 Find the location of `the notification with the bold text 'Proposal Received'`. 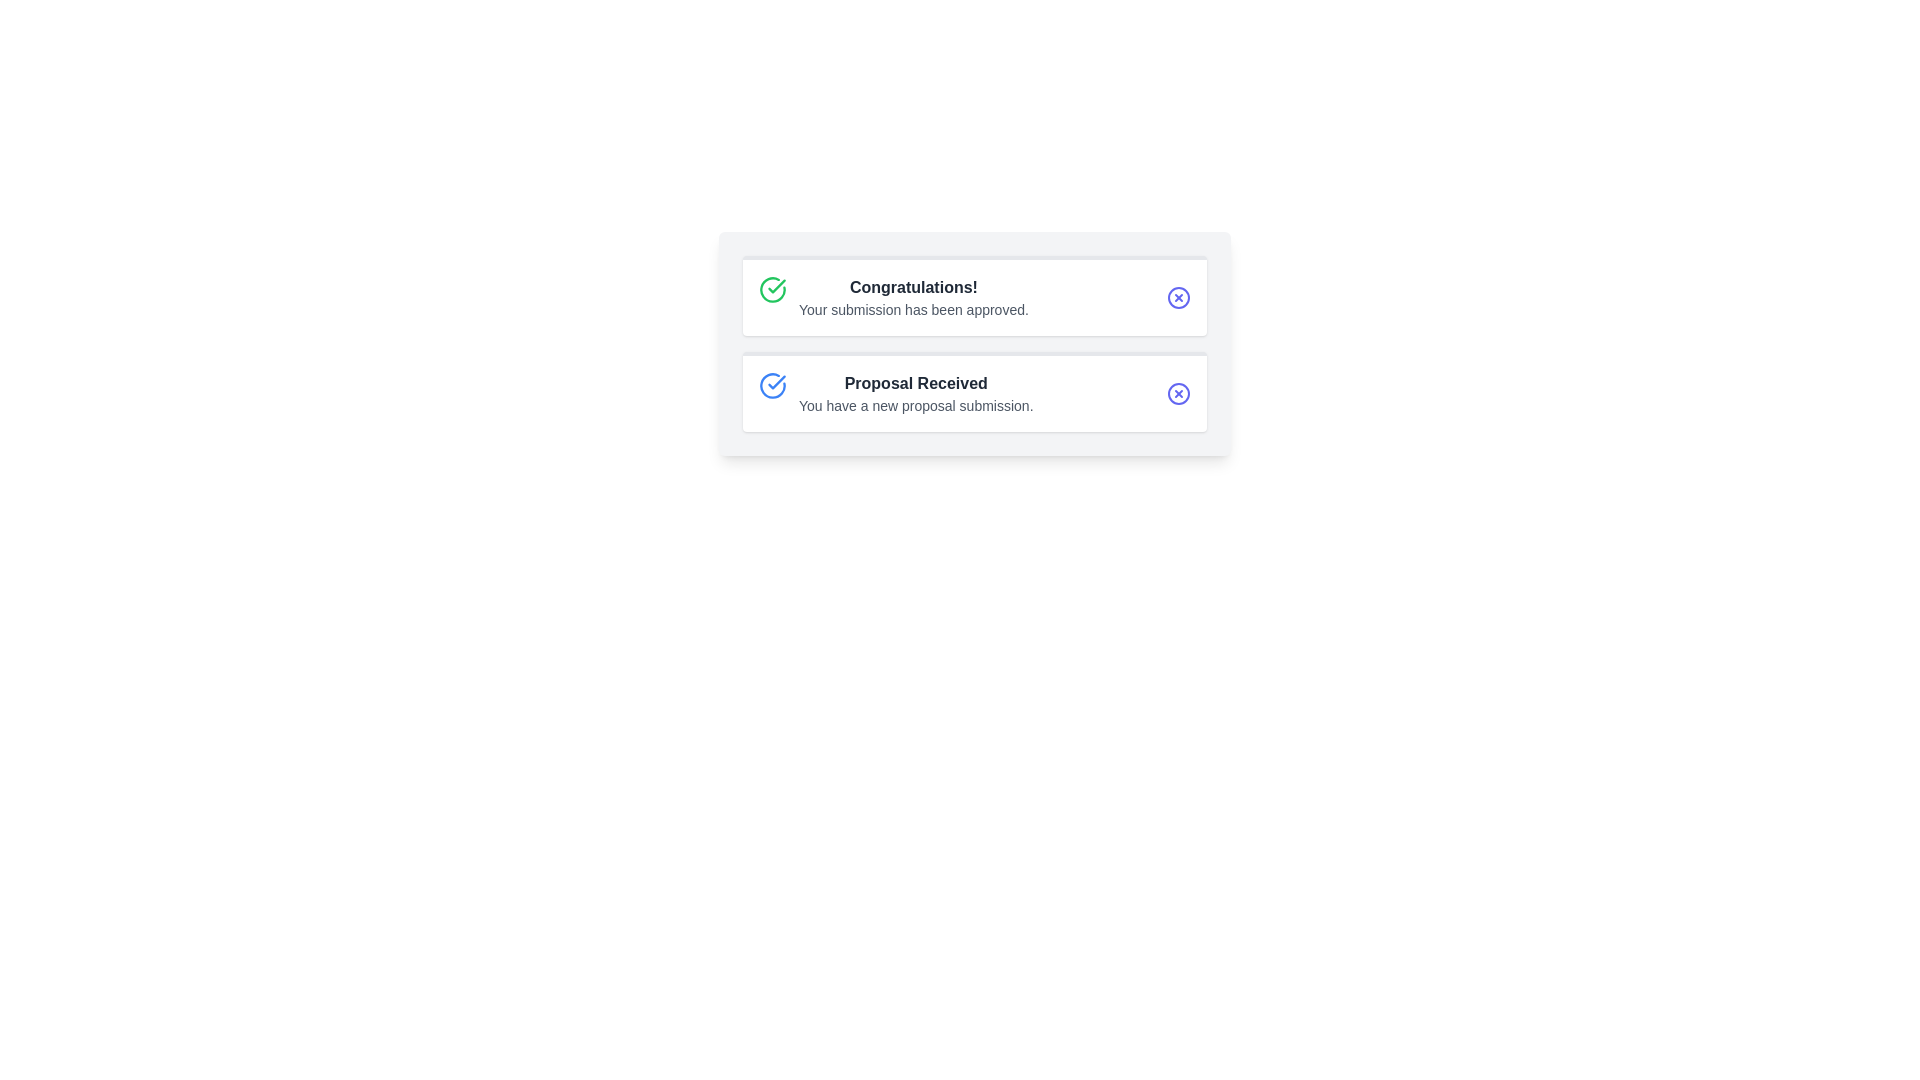

the notification with the bold text 'Proposal Received' is located at coordinates (974, 392).